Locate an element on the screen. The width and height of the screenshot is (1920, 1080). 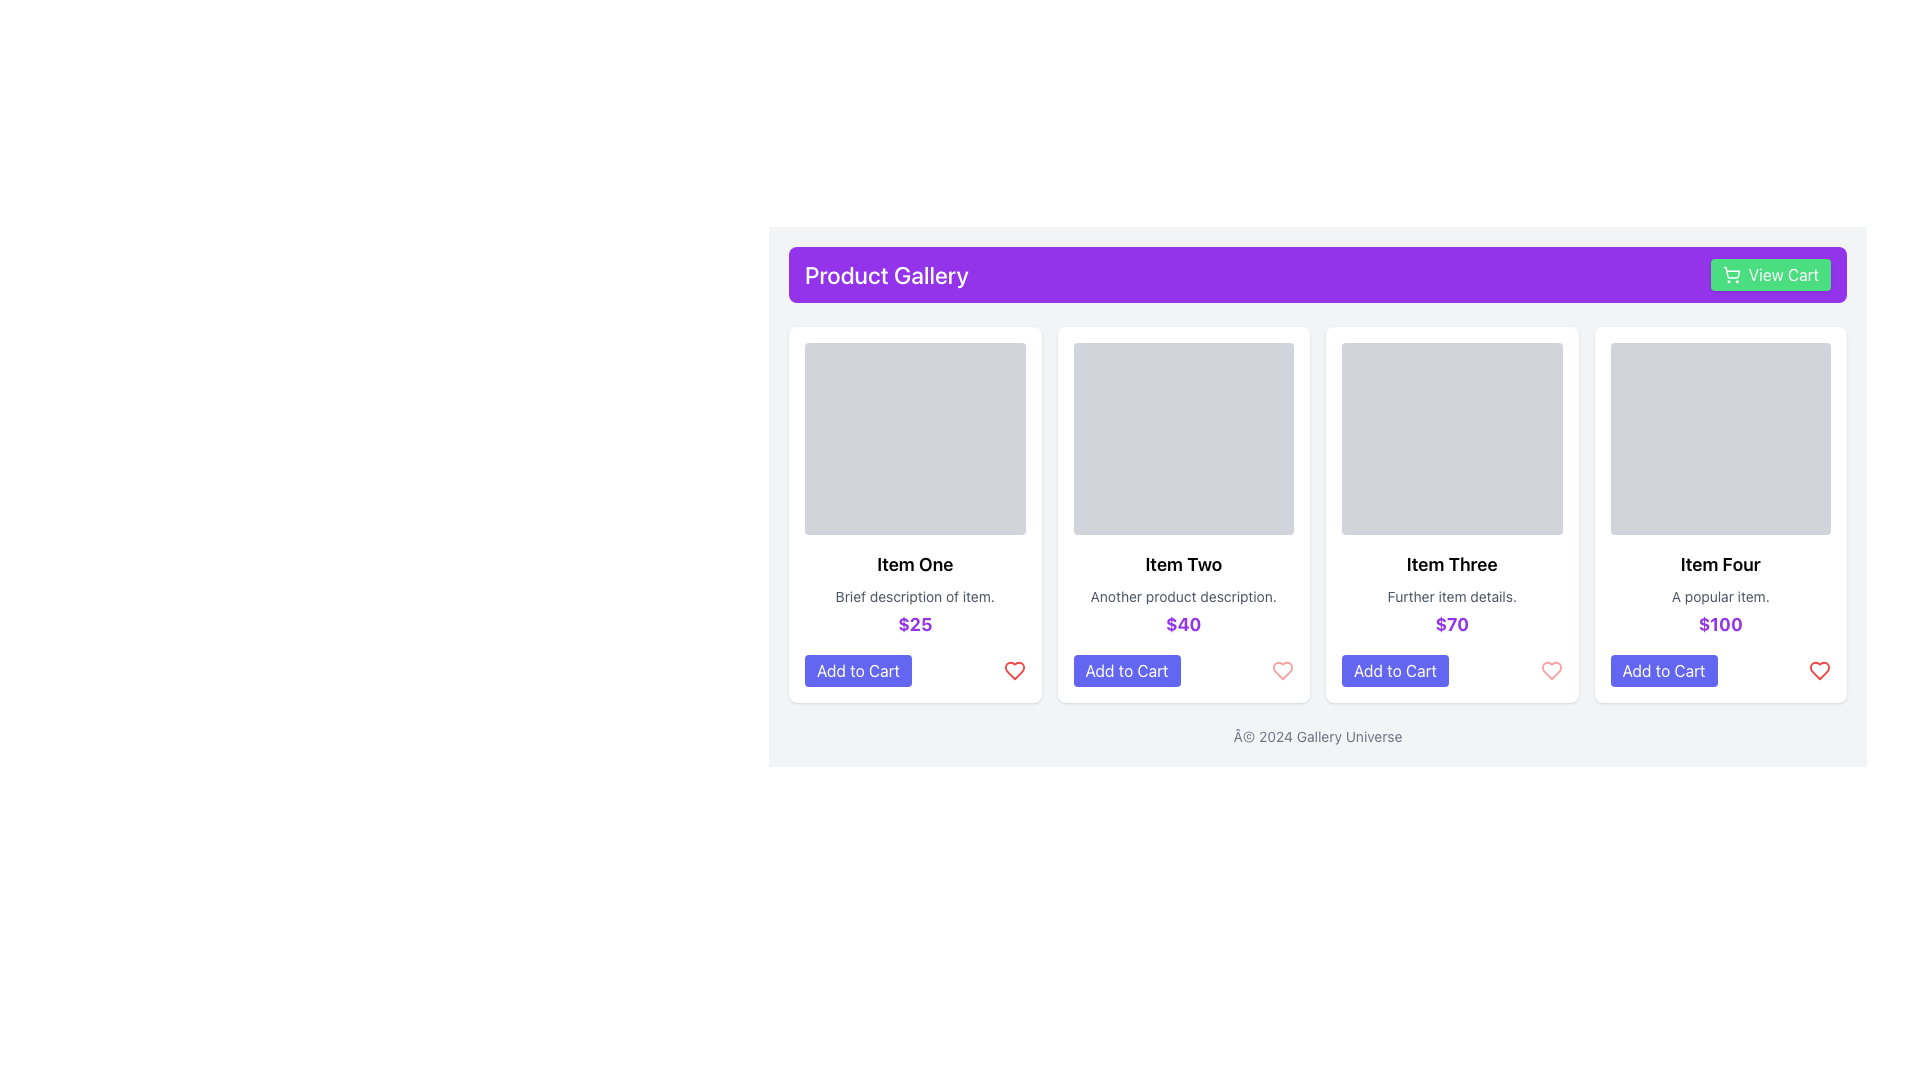
the text element that provides a brief description for 'Item Four', located in the fourth product card from the left, directly below 'Item Four' and above '$100' is located at coordinates (1719, 596).